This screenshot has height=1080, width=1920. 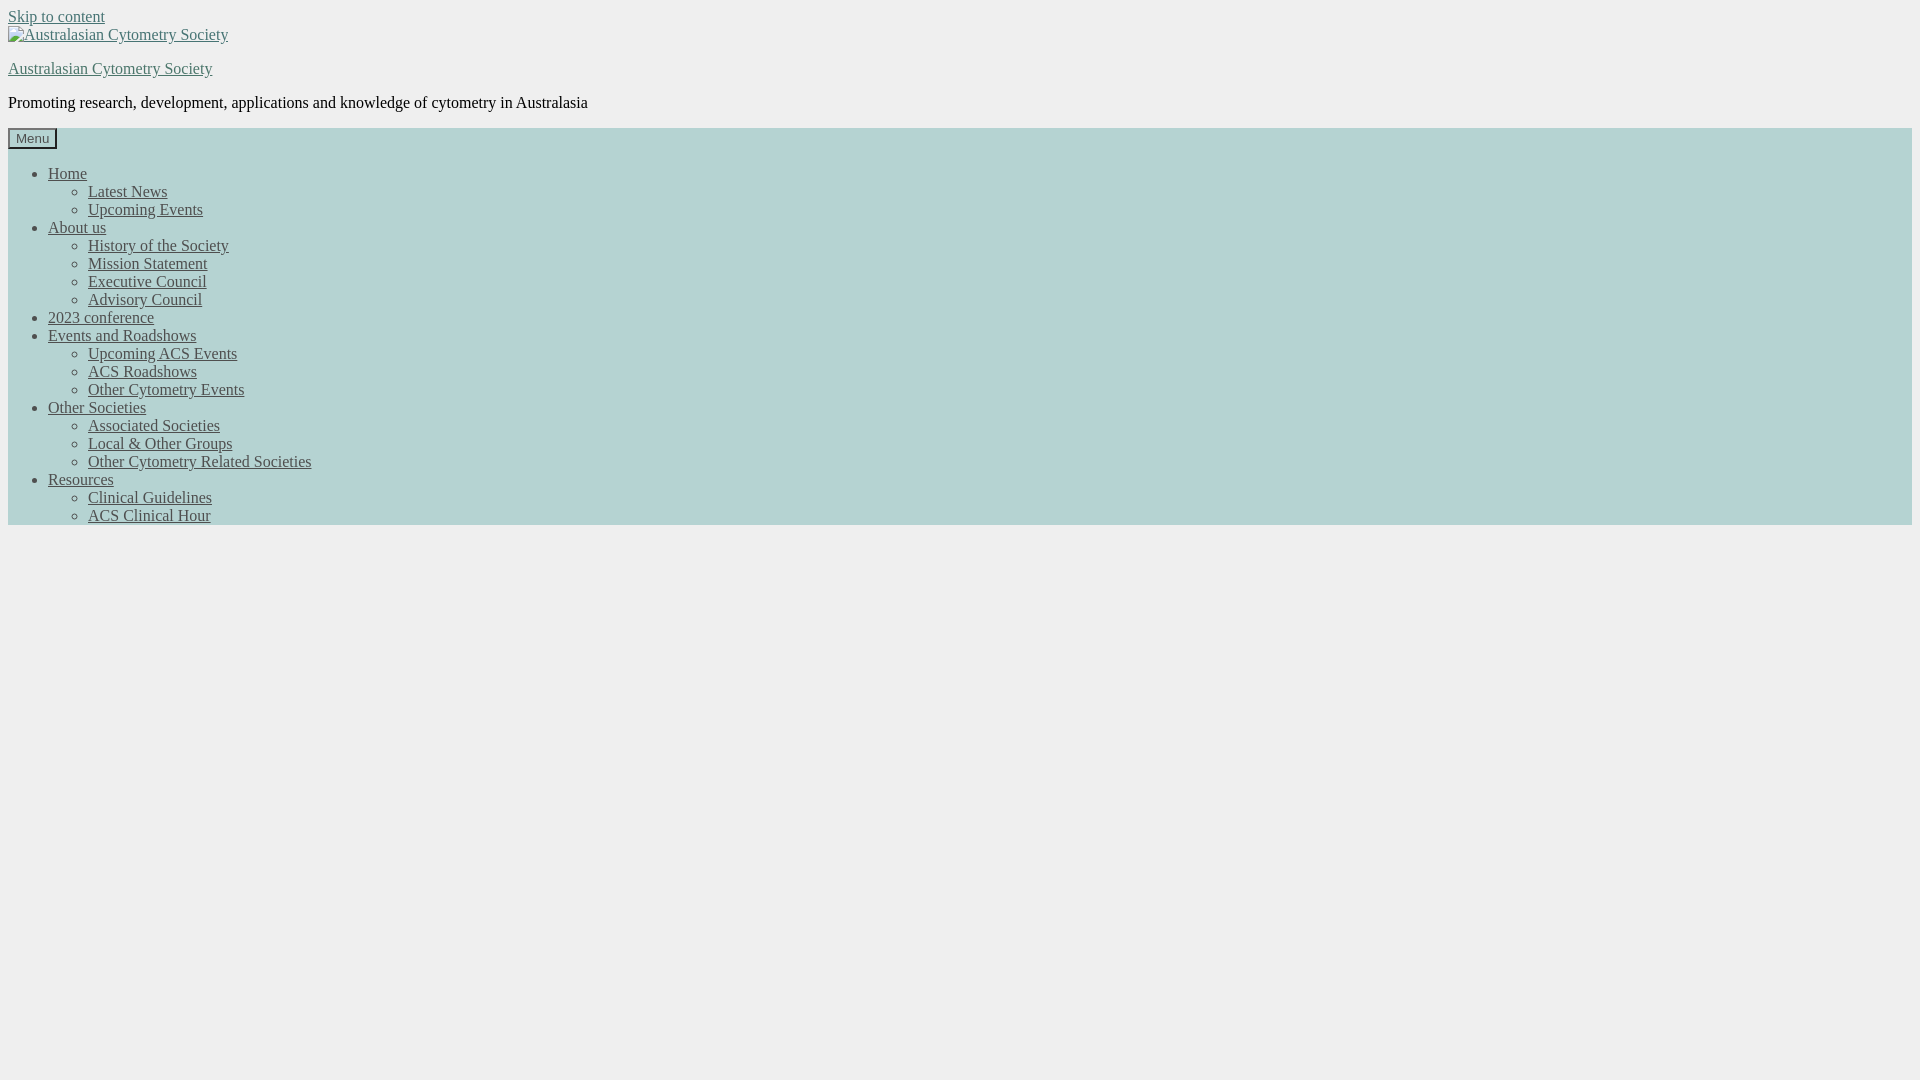 What do you see at coordinates (32, 137) in the screenshot?
I see `'Menu'` at bounding box center [32, 137].